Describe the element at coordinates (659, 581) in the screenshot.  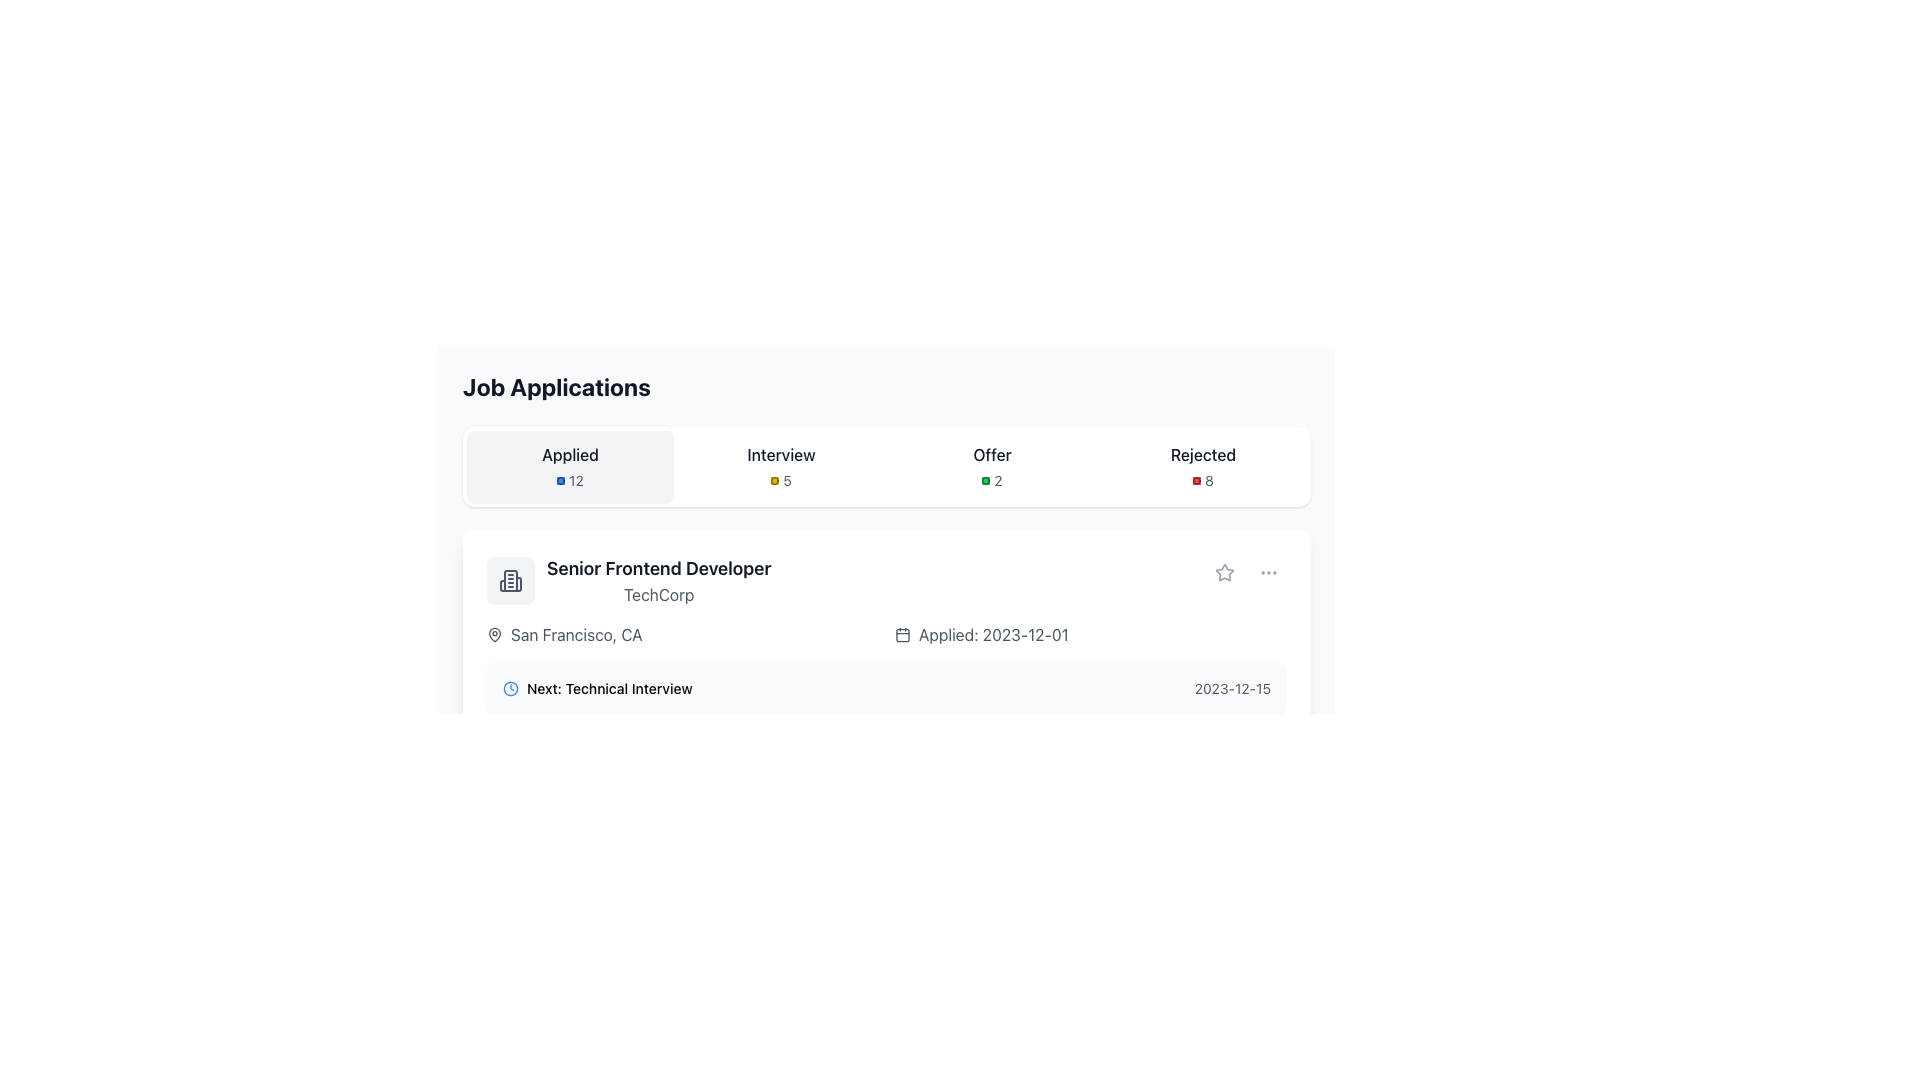
I see `the Text Display element that shows the job title and company name for a specific job application, located centrally in the list item` at that location.